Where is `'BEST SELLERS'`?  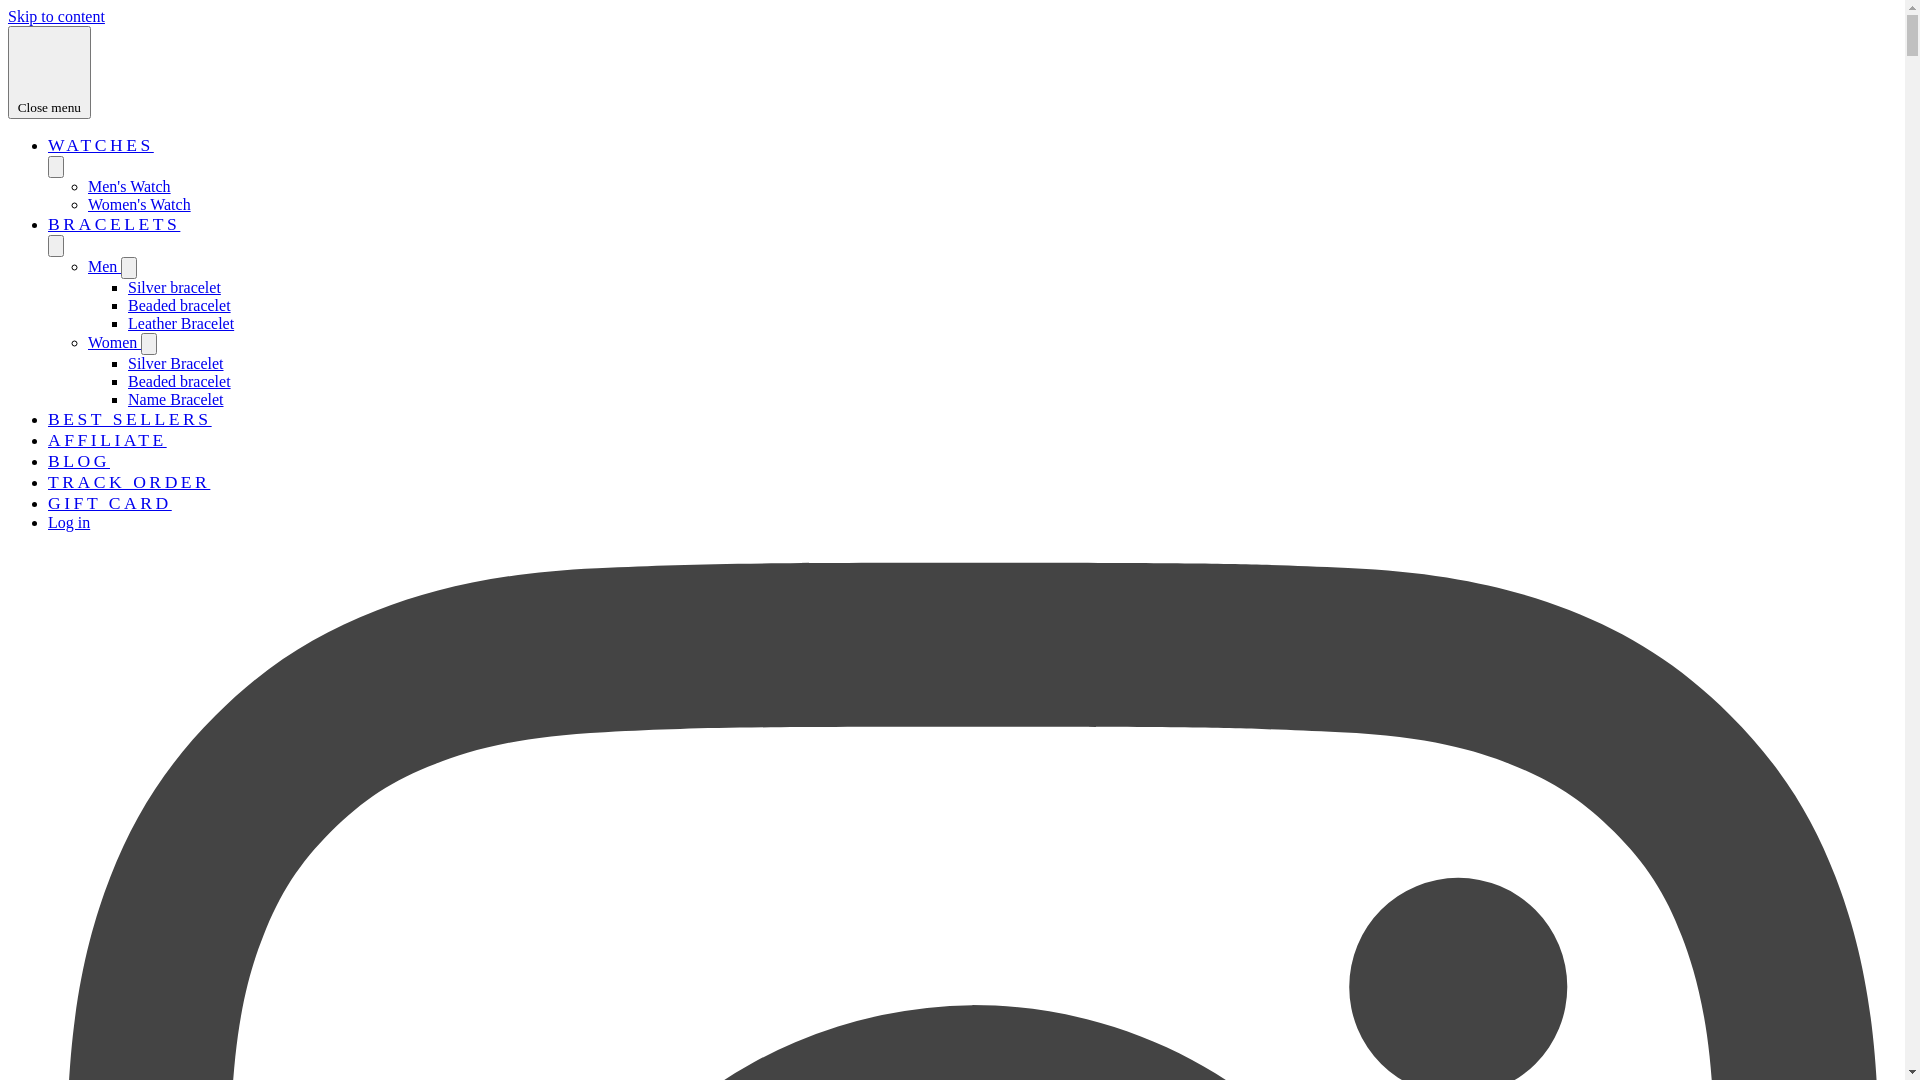 'BEST SELLERS' is located at coordinates (128, 418).